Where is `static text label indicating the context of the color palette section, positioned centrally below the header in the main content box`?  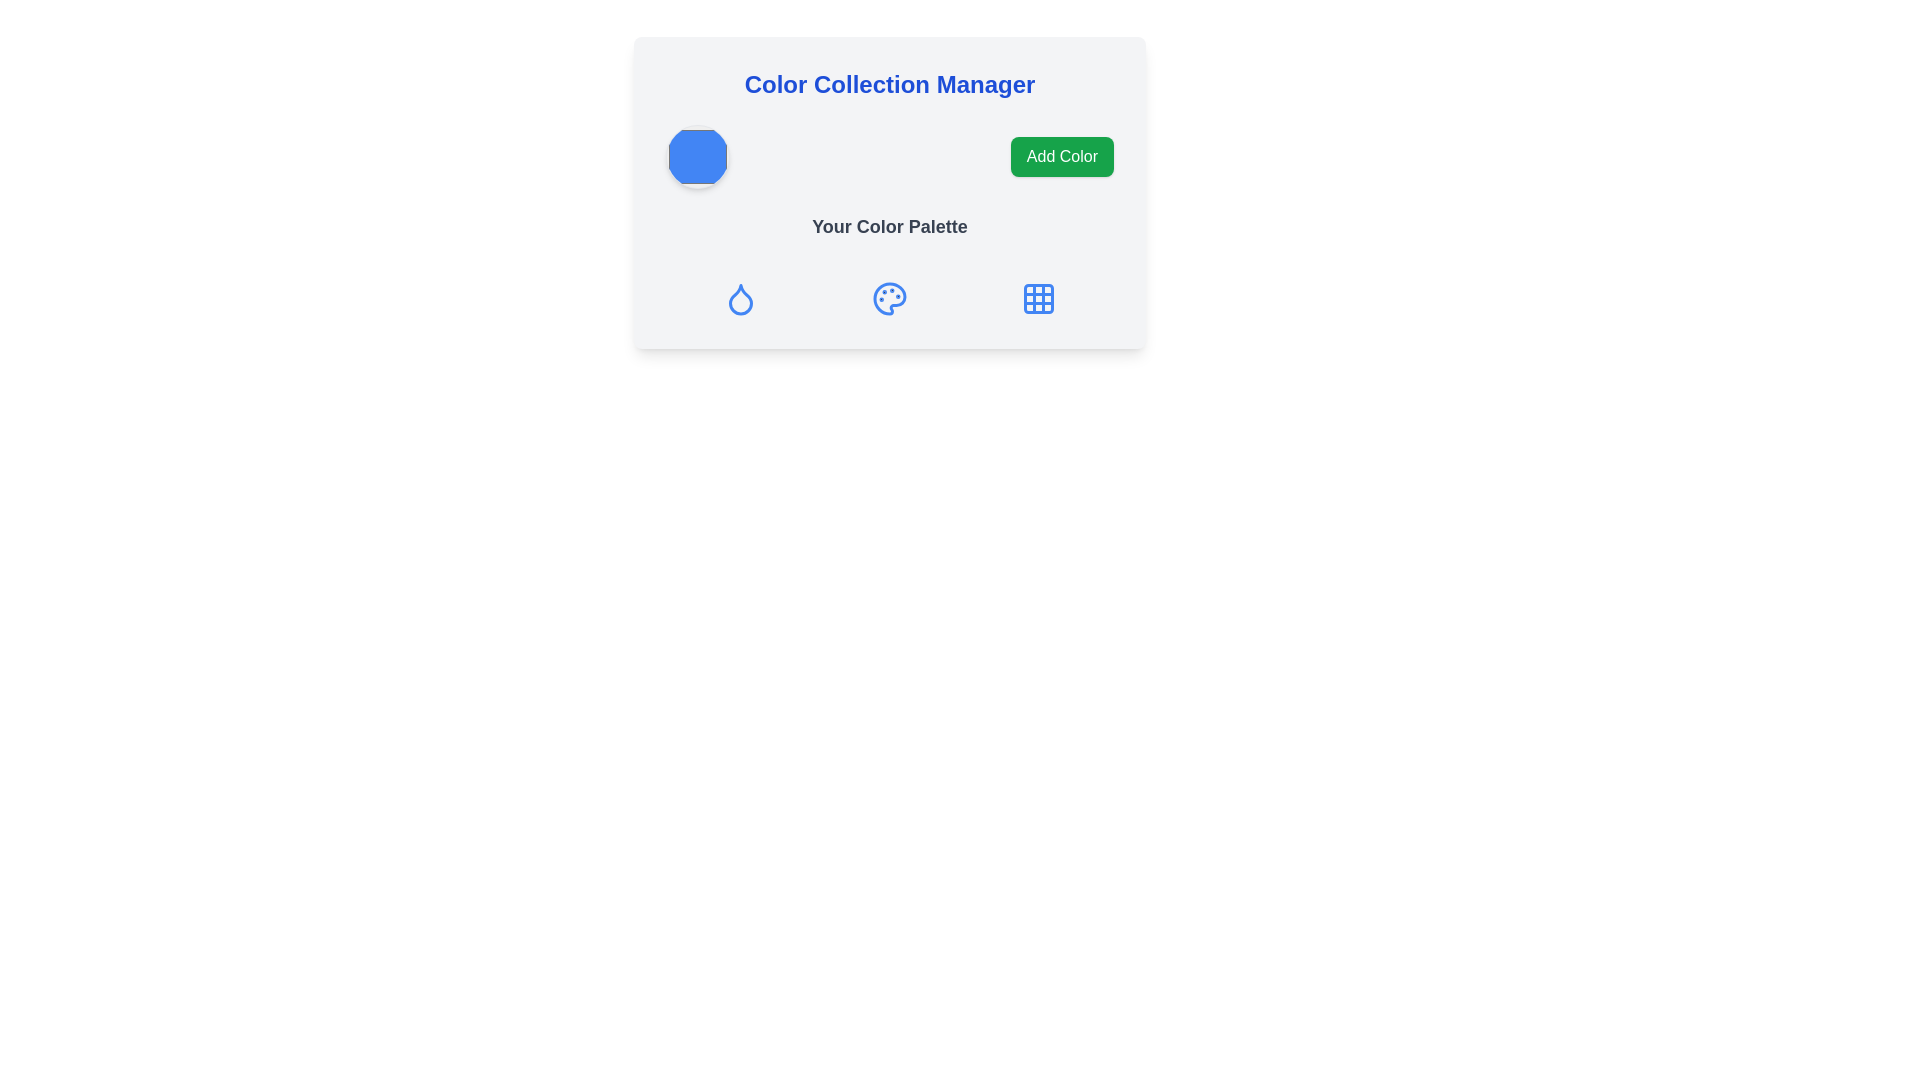
static text label indicating the context of the color palette section, positioned centrally below the header in the main content box is located at coordinates (888, 226).